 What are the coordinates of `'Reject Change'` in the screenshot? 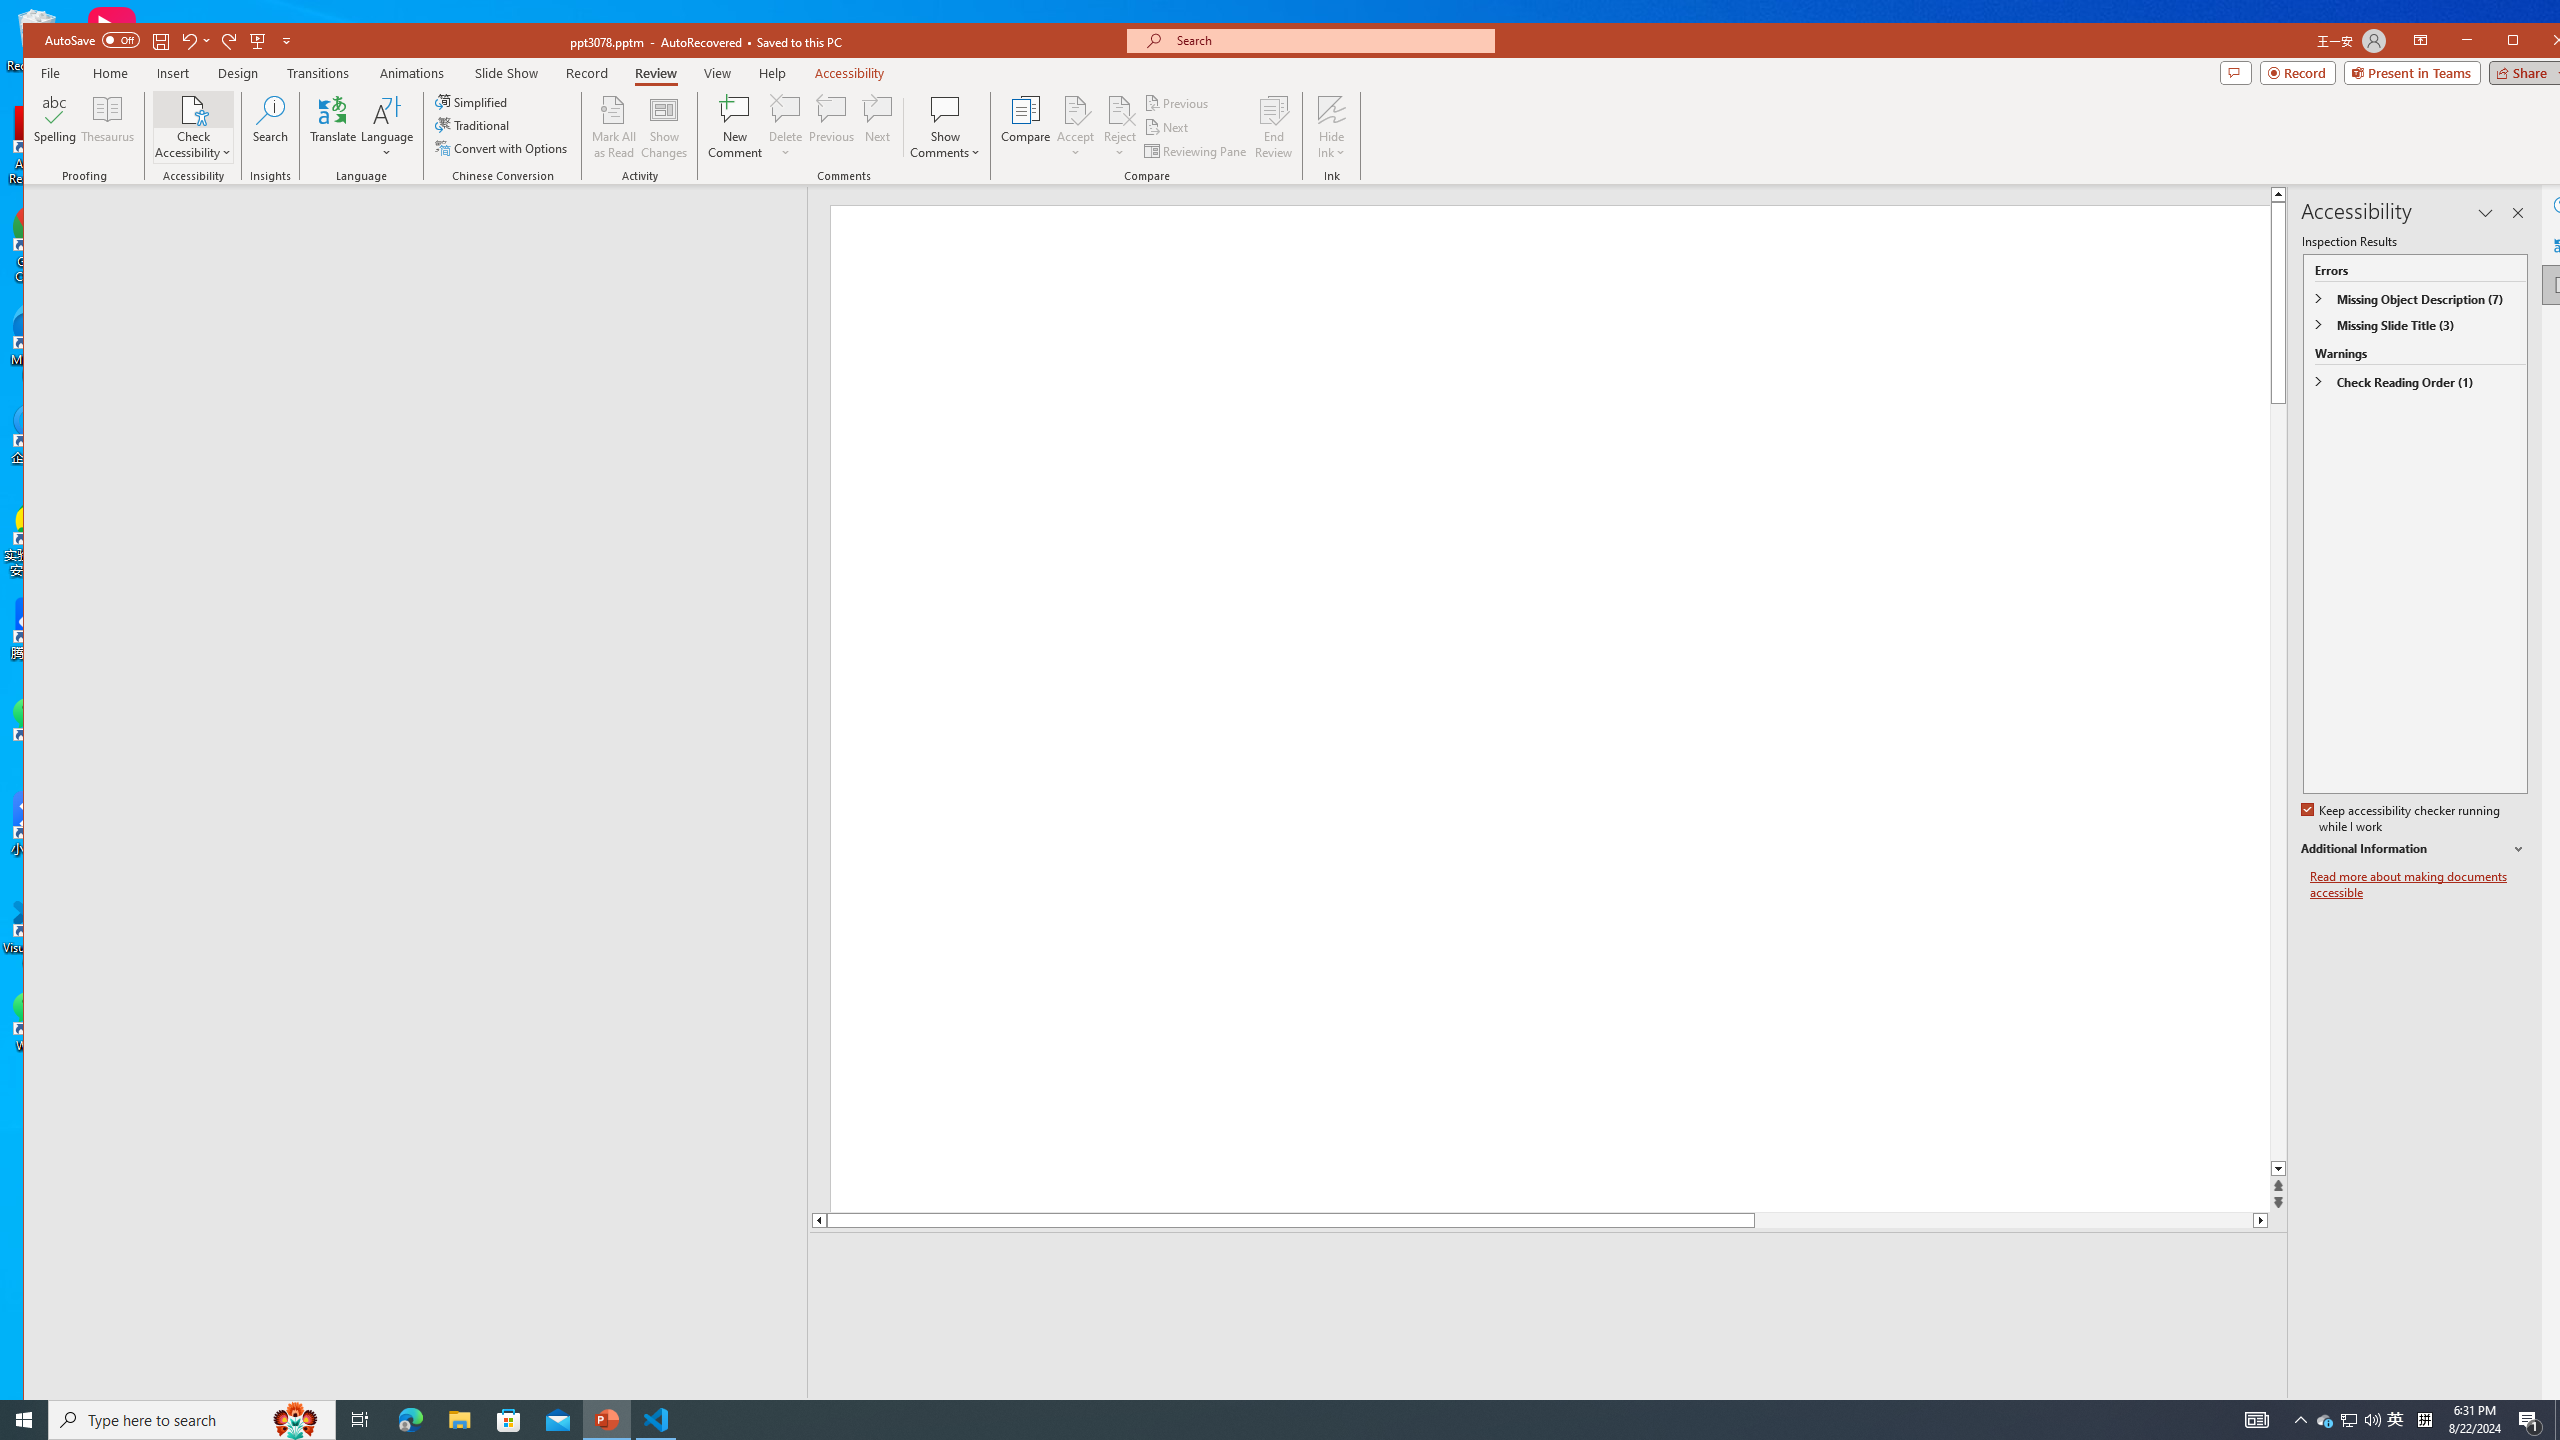 It's located at (1120, 108).